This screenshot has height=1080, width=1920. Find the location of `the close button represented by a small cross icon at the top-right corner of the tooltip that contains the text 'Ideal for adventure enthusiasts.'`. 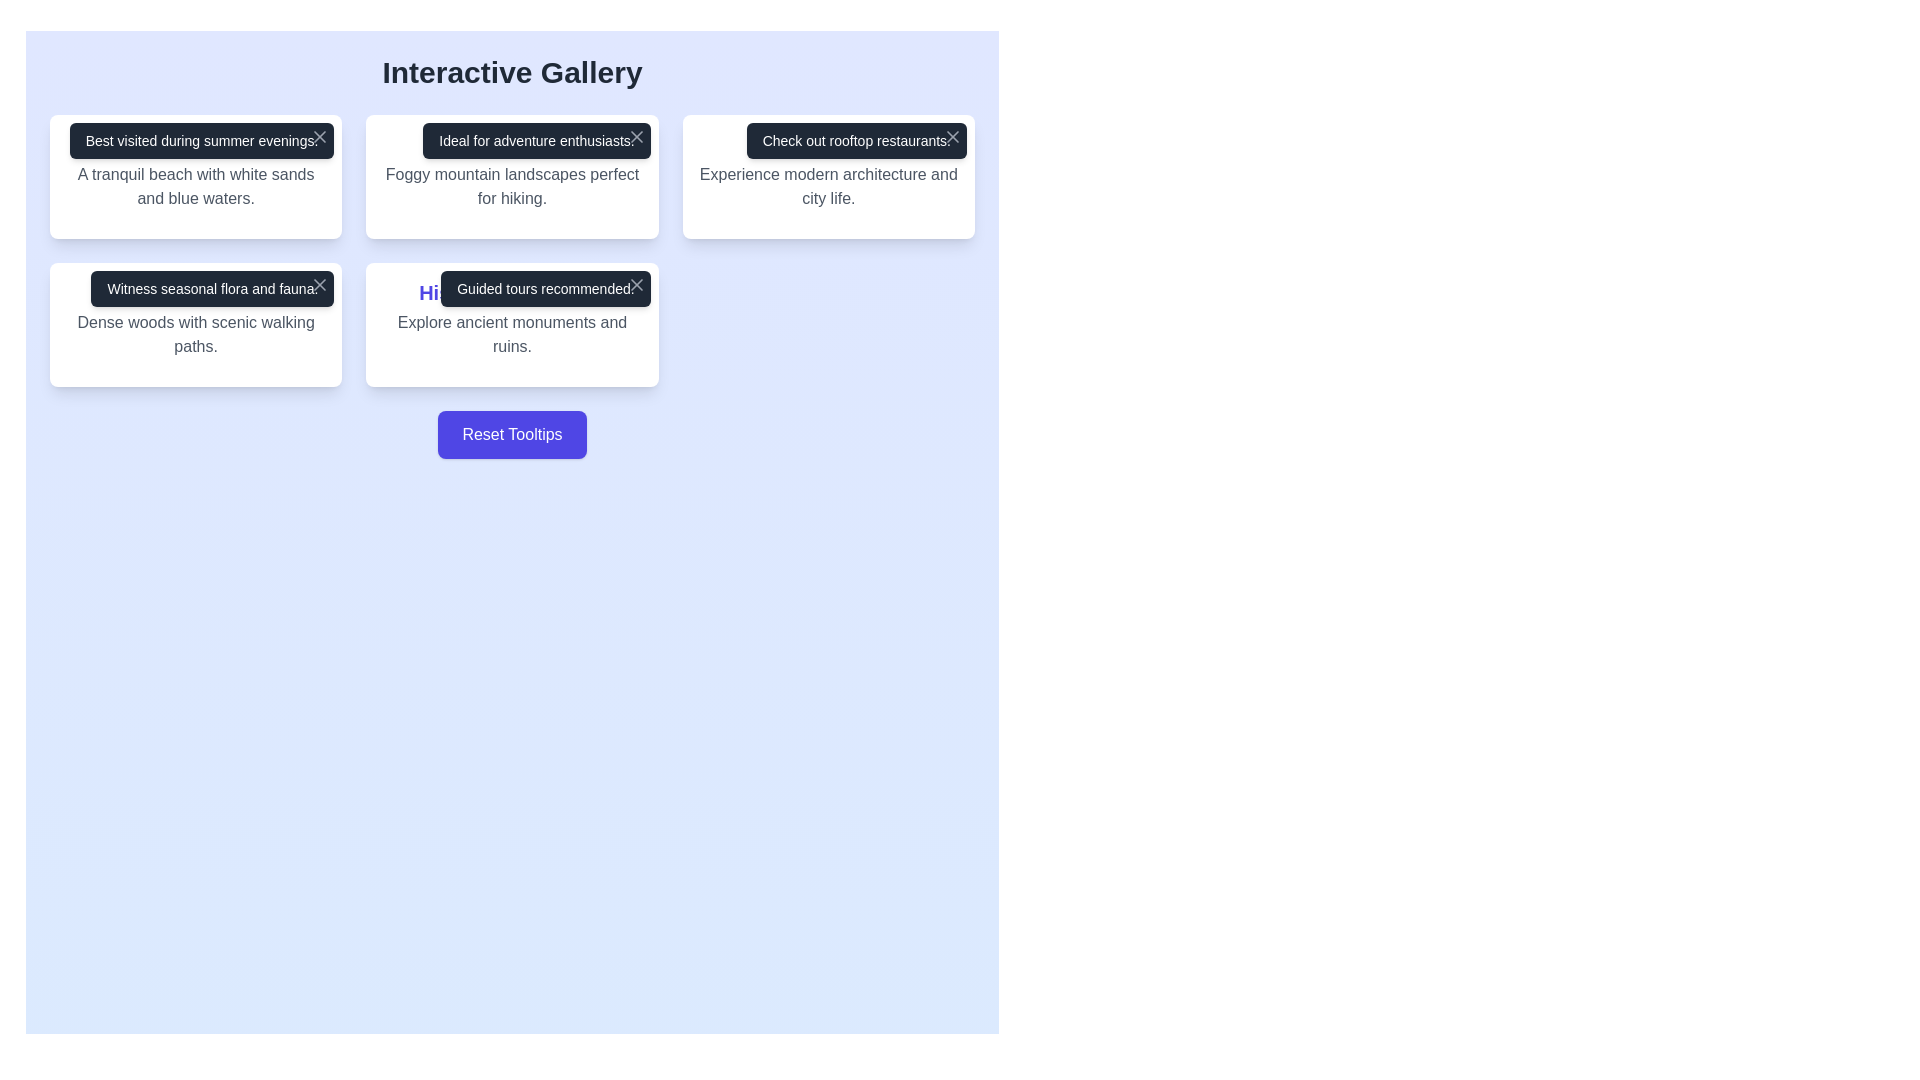

the close button represented by a small cross icon at the top-right corner of the tooltip that contains the text 'Ideal for adventure enthusiasts.' is located at coordinates (635, 136).